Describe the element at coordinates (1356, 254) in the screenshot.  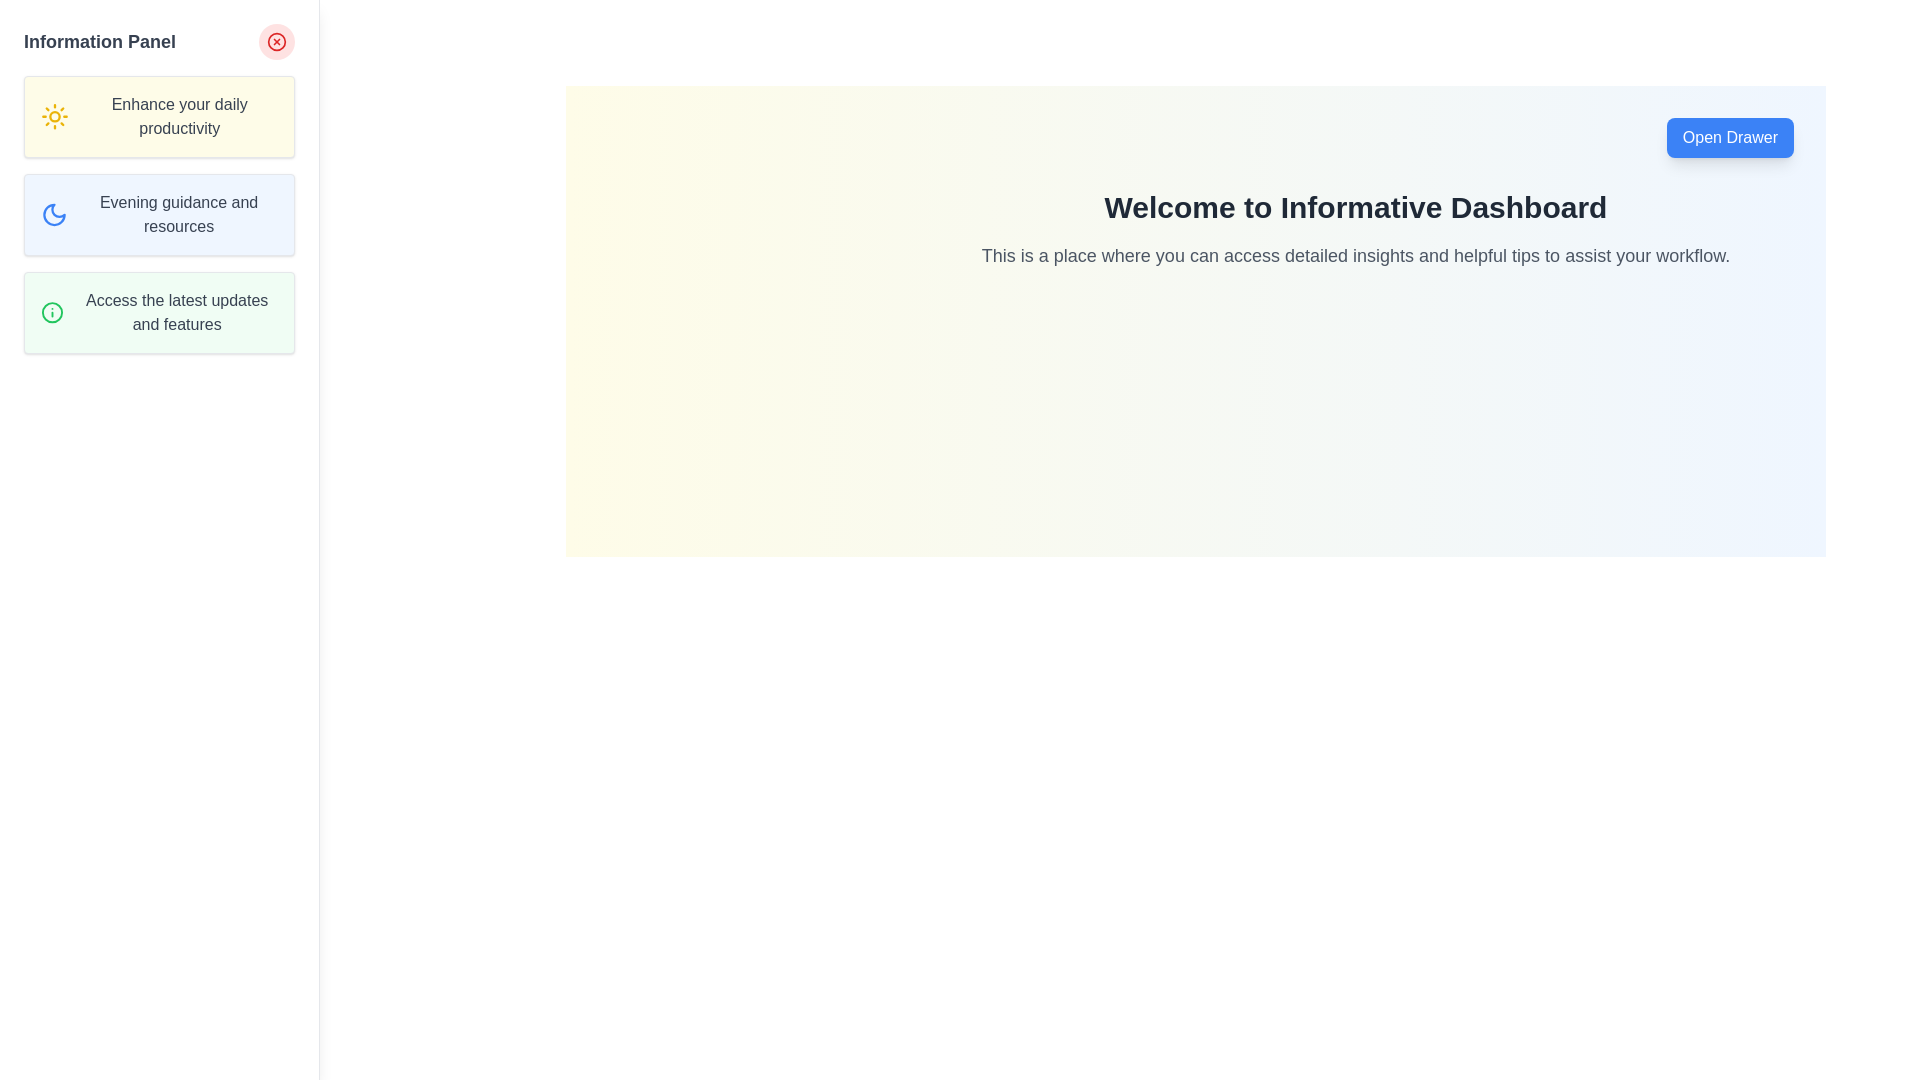
I see `text from the light gray Text Label located below the bold title 'Welcome to Informative Dashboard.'` at that location.